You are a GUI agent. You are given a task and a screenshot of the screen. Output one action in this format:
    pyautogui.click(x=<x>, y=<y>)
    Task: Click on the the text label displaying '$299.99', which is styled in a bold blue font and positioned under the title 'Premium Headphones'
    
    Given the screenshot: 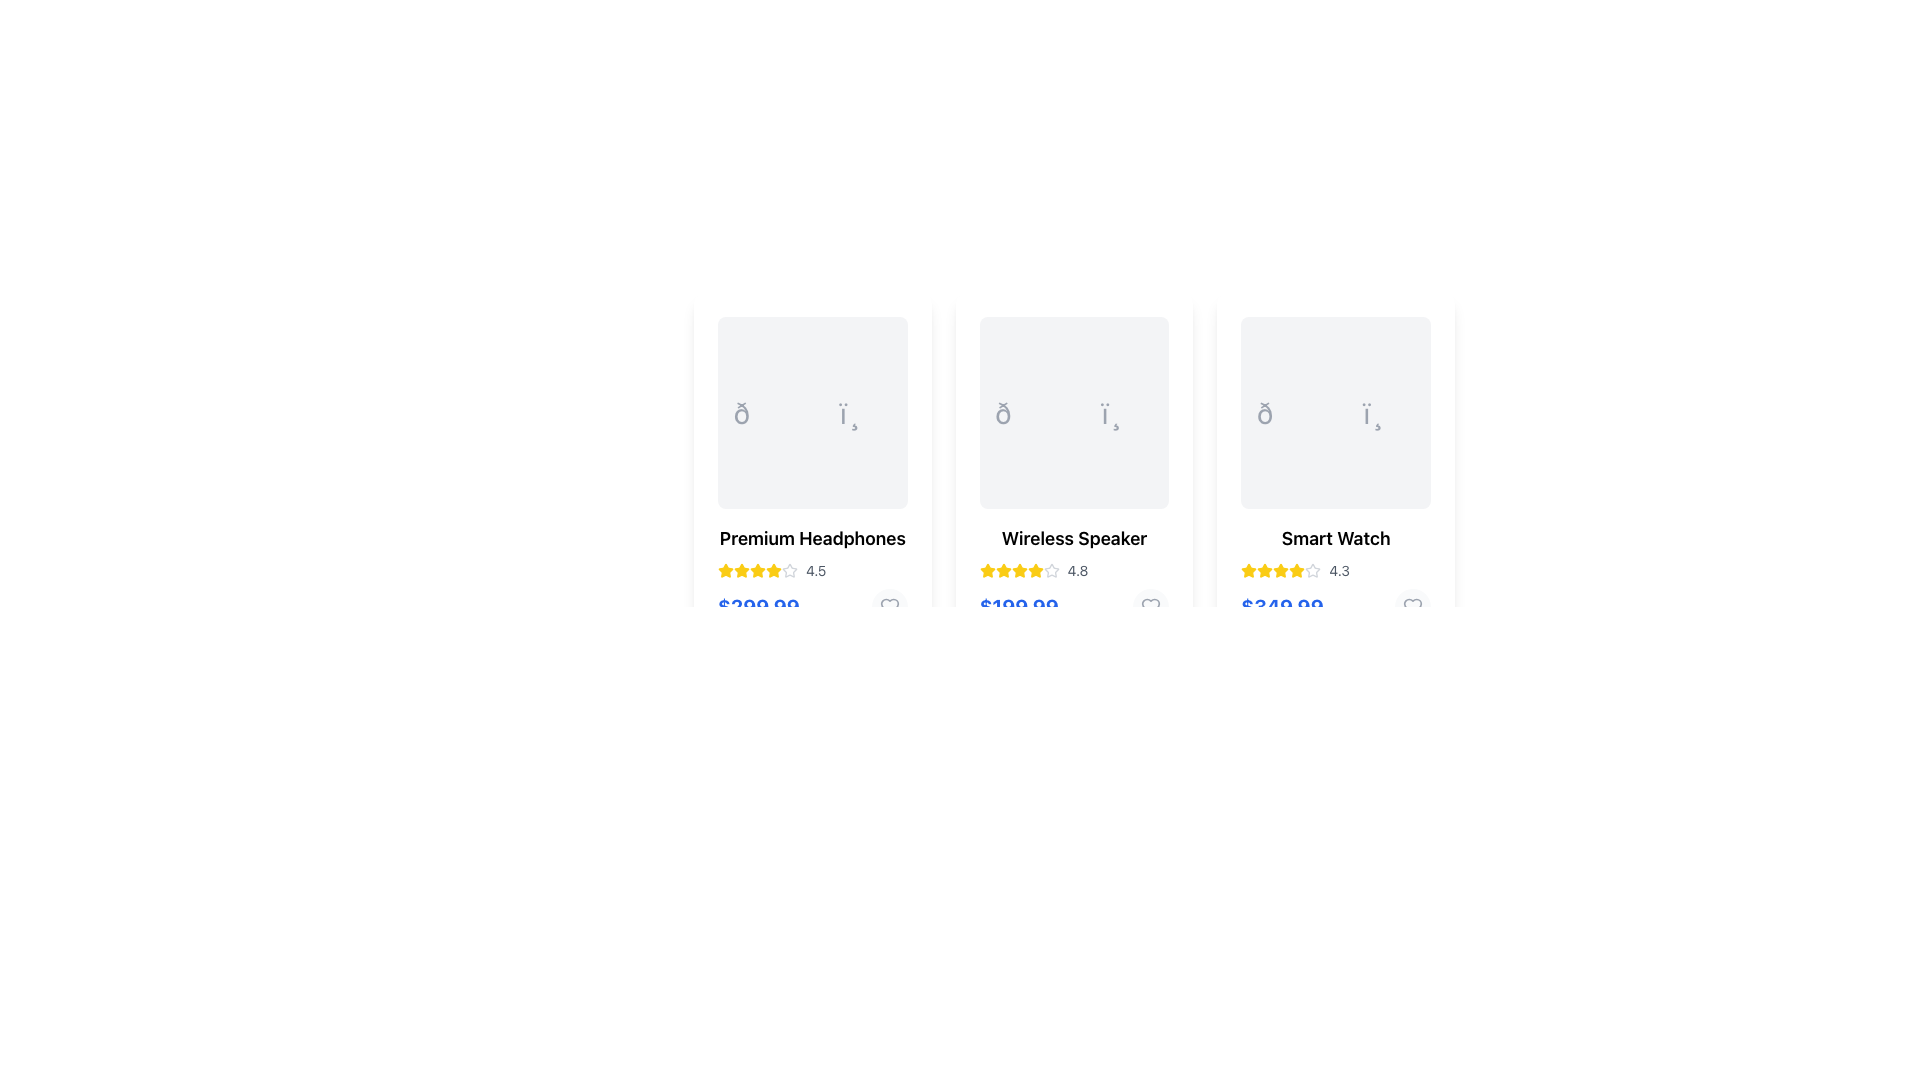 What is the action you would take?
    pyautogui.click(x=757, y=605)
    